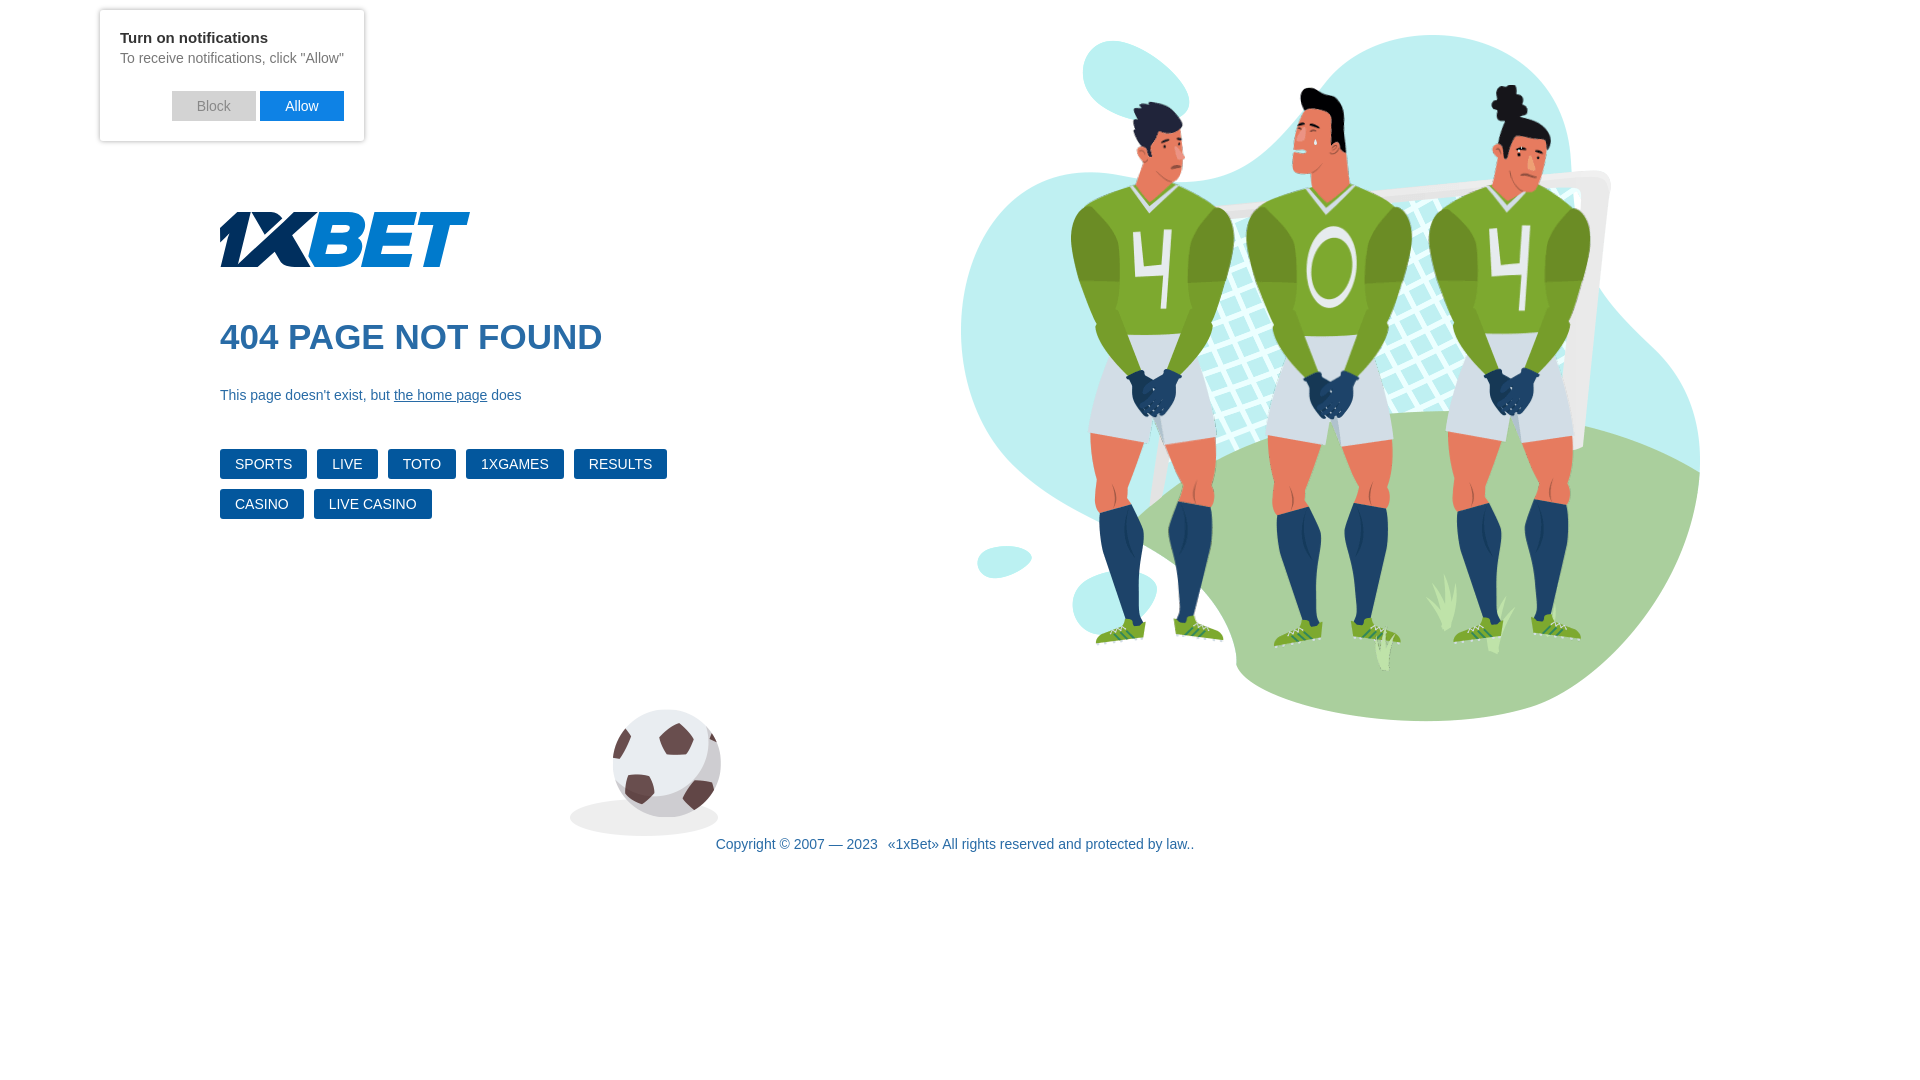  Describe the element at coordinates (514, 463) in the screenshot. I see `'1XGAMES'` at that location.